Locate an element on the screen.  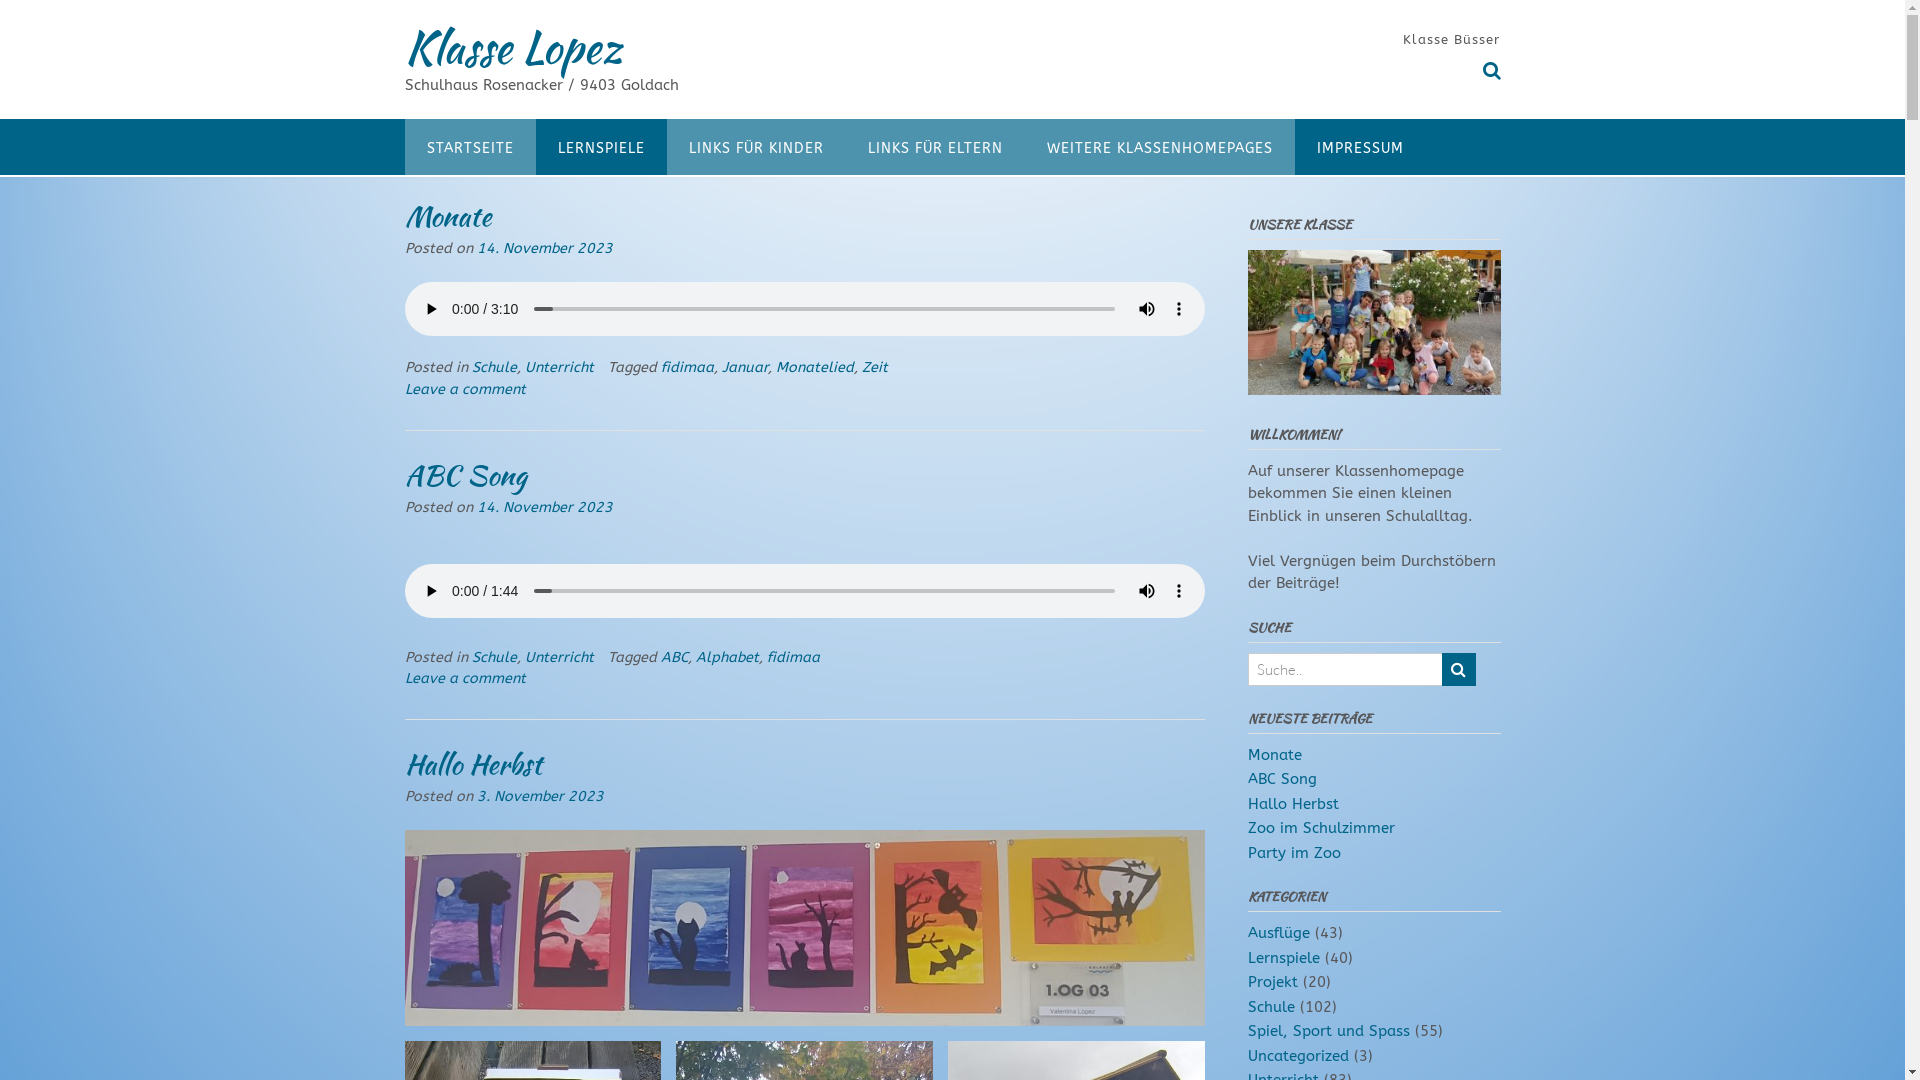
'fidimaa' is located at coordinates (791, 656).